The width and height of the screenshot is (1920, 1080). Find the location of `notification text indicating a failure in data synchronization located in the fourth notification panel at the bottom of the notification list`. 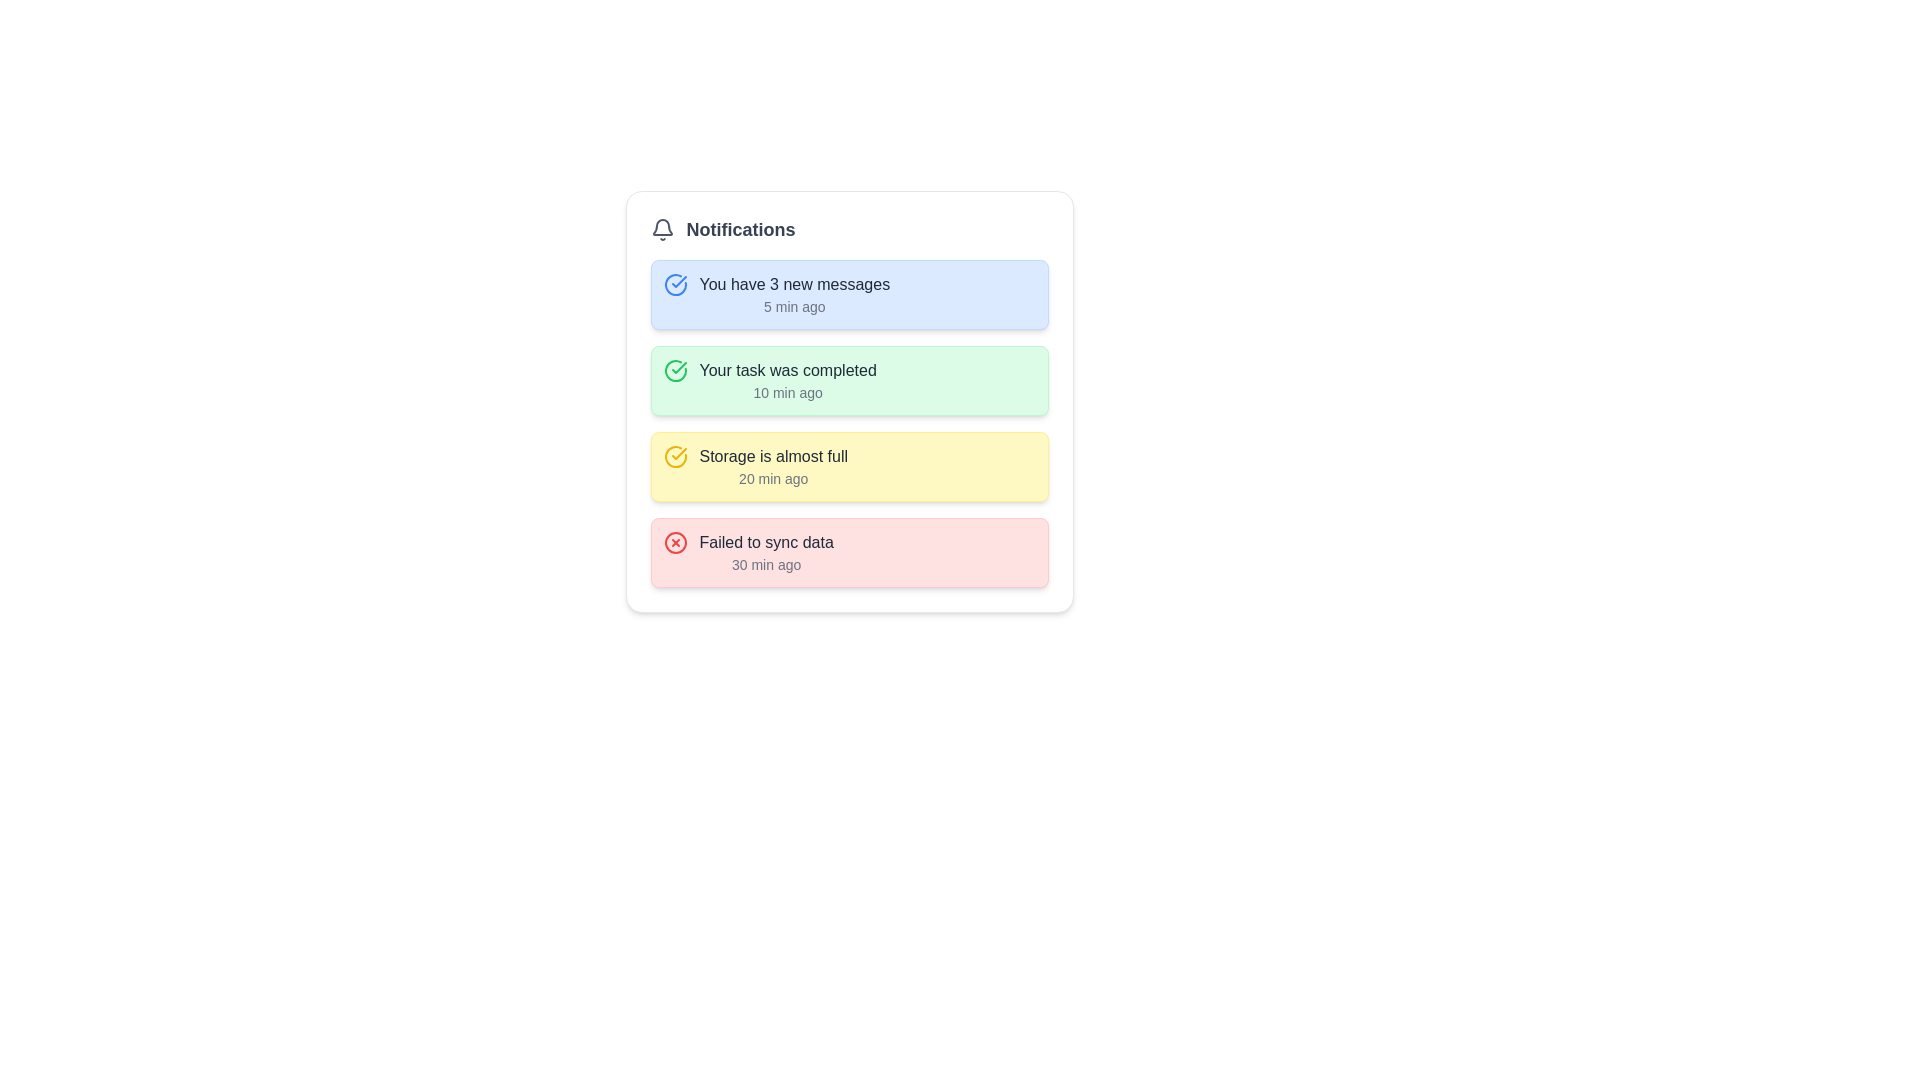

notification text indicating a failure in data synchronization located in the fourth notification panel at the bottom of the notification list is located at coordinates (765, 543).